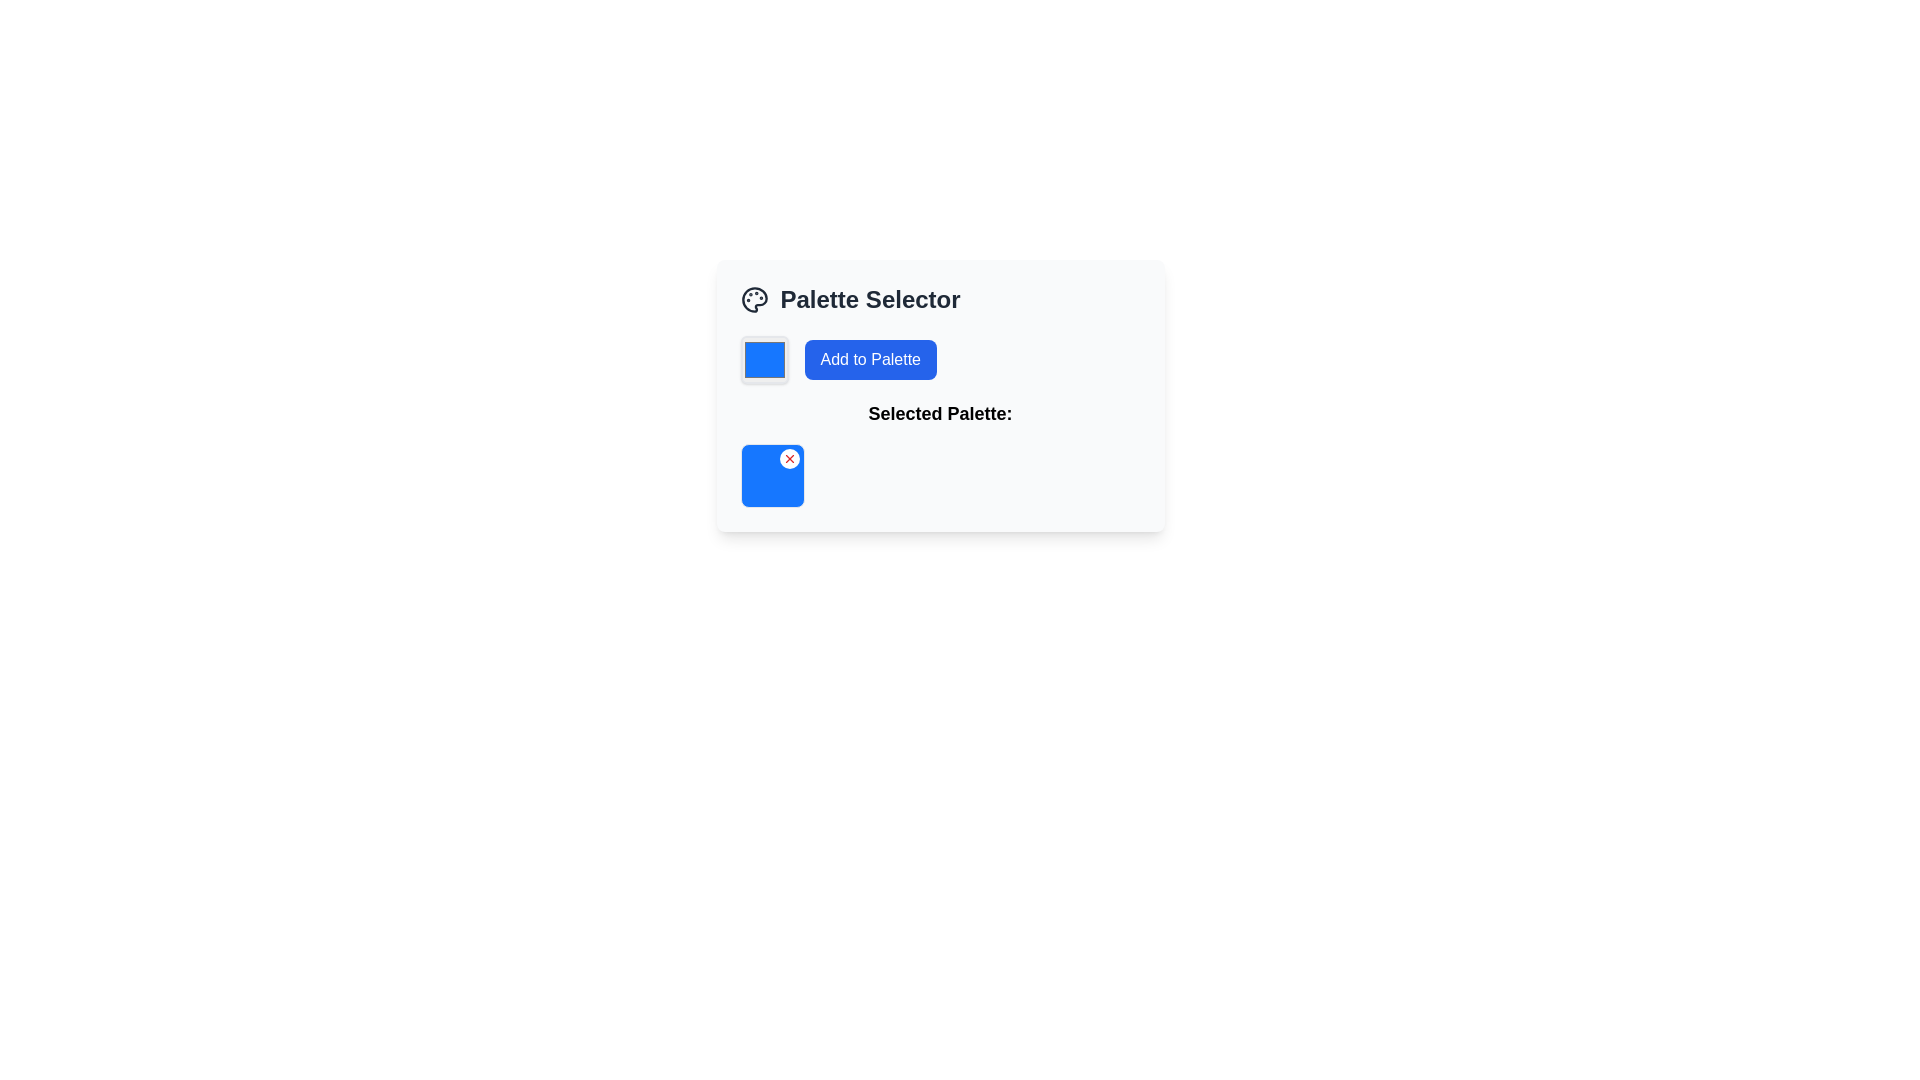 The width and height of the screenshot is (1920, 1080). I want to click on the palette icon located to the immediate left of the 'Palette Selector' title in the header section, so click(753, 300).